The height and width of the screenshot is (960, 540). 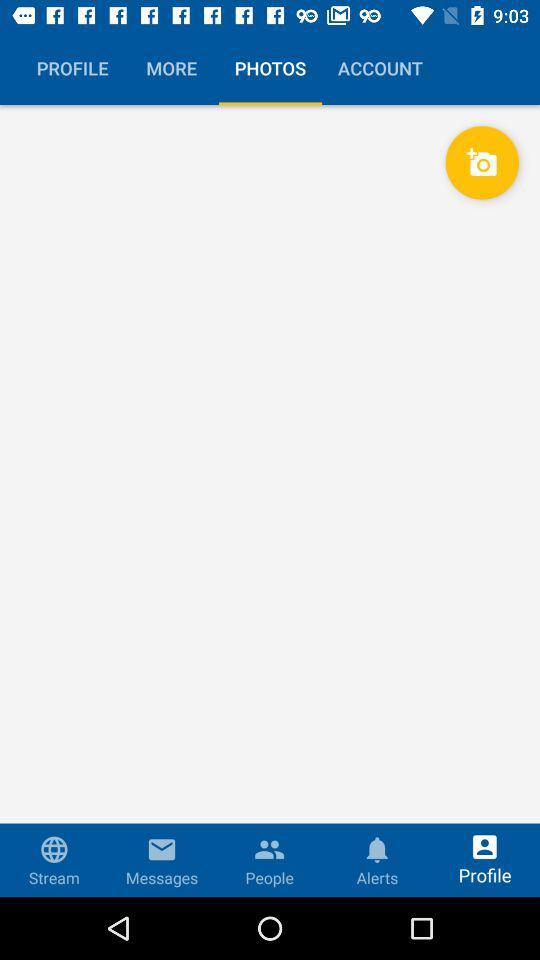 What do you see at coordinates (270, 68) in the screenshot?
I see `the button beside more` at bounding box center [270, 68].